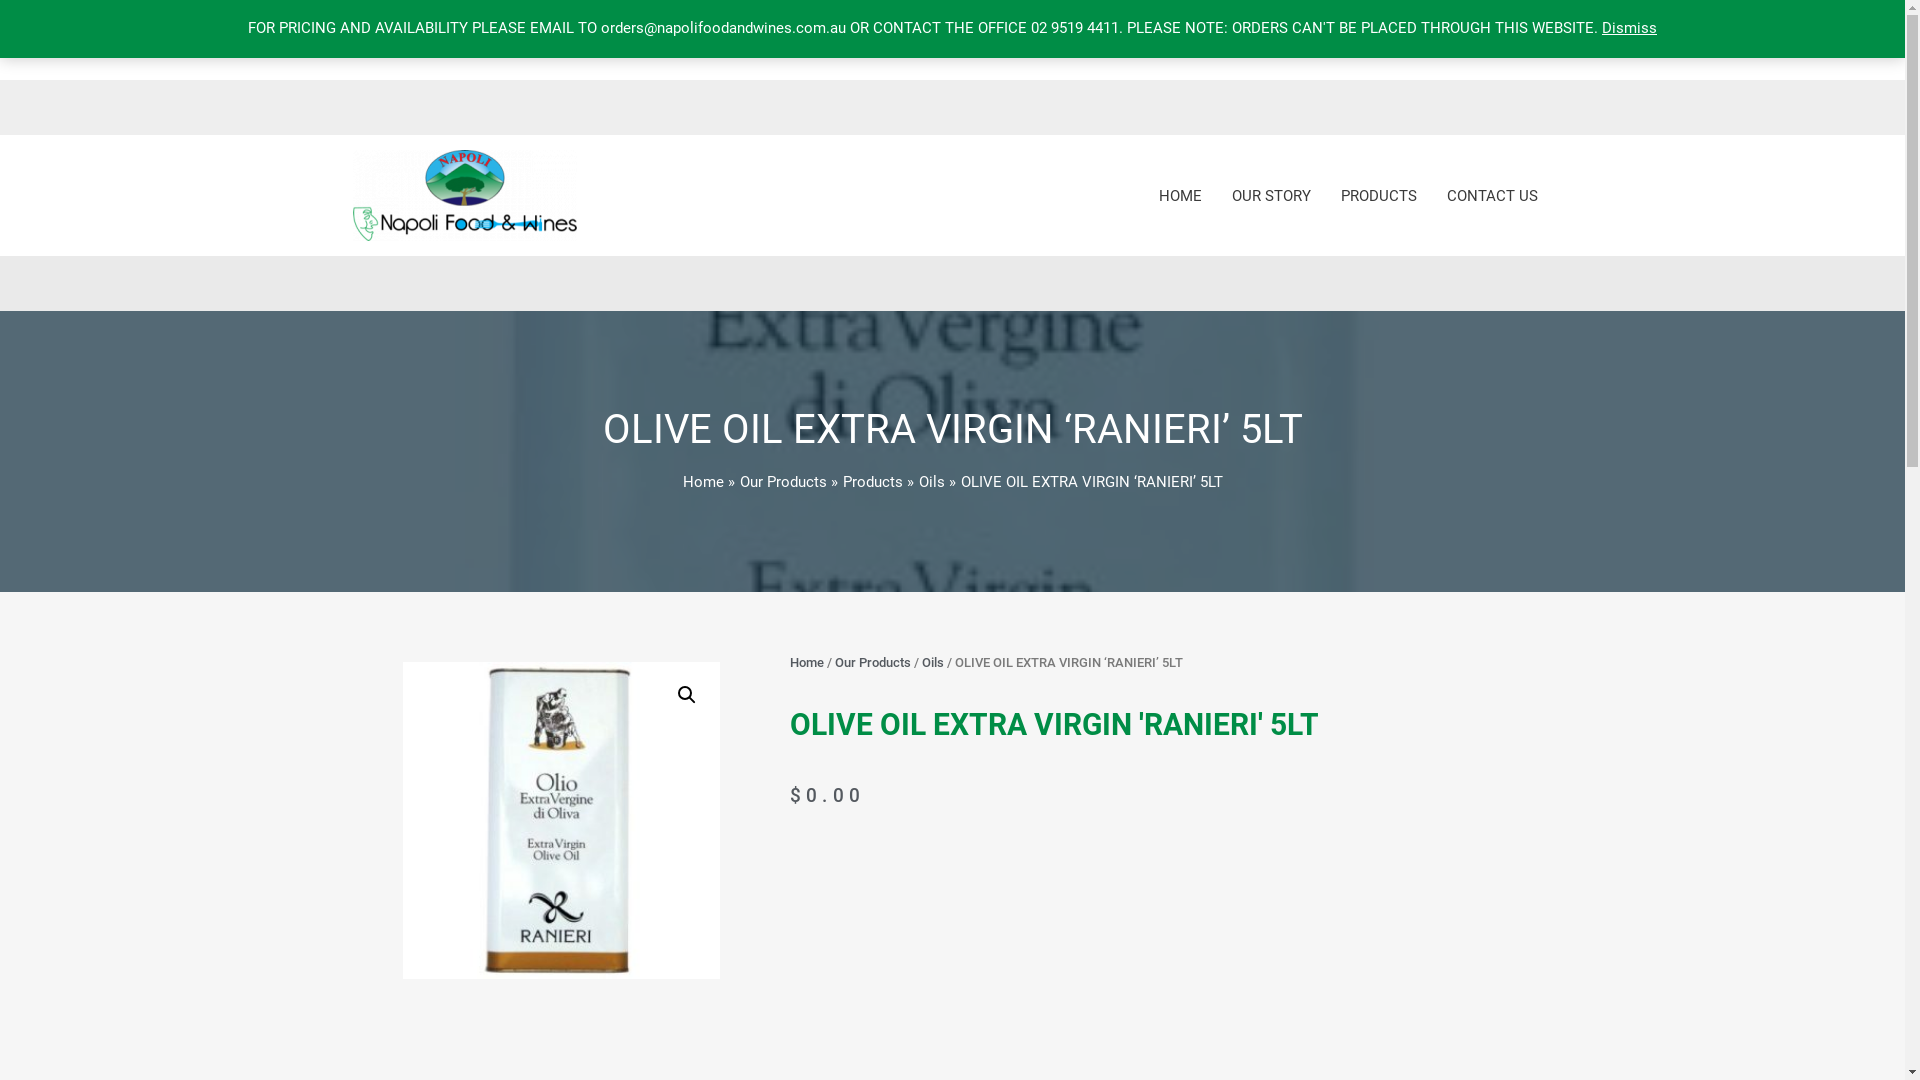 This screenshot has height=1080, width=1920. What do you see at coordinates (560, 820) in the screenshot?
I see `'evoo ranieri 5lt'` at bounding box center [560, 820].